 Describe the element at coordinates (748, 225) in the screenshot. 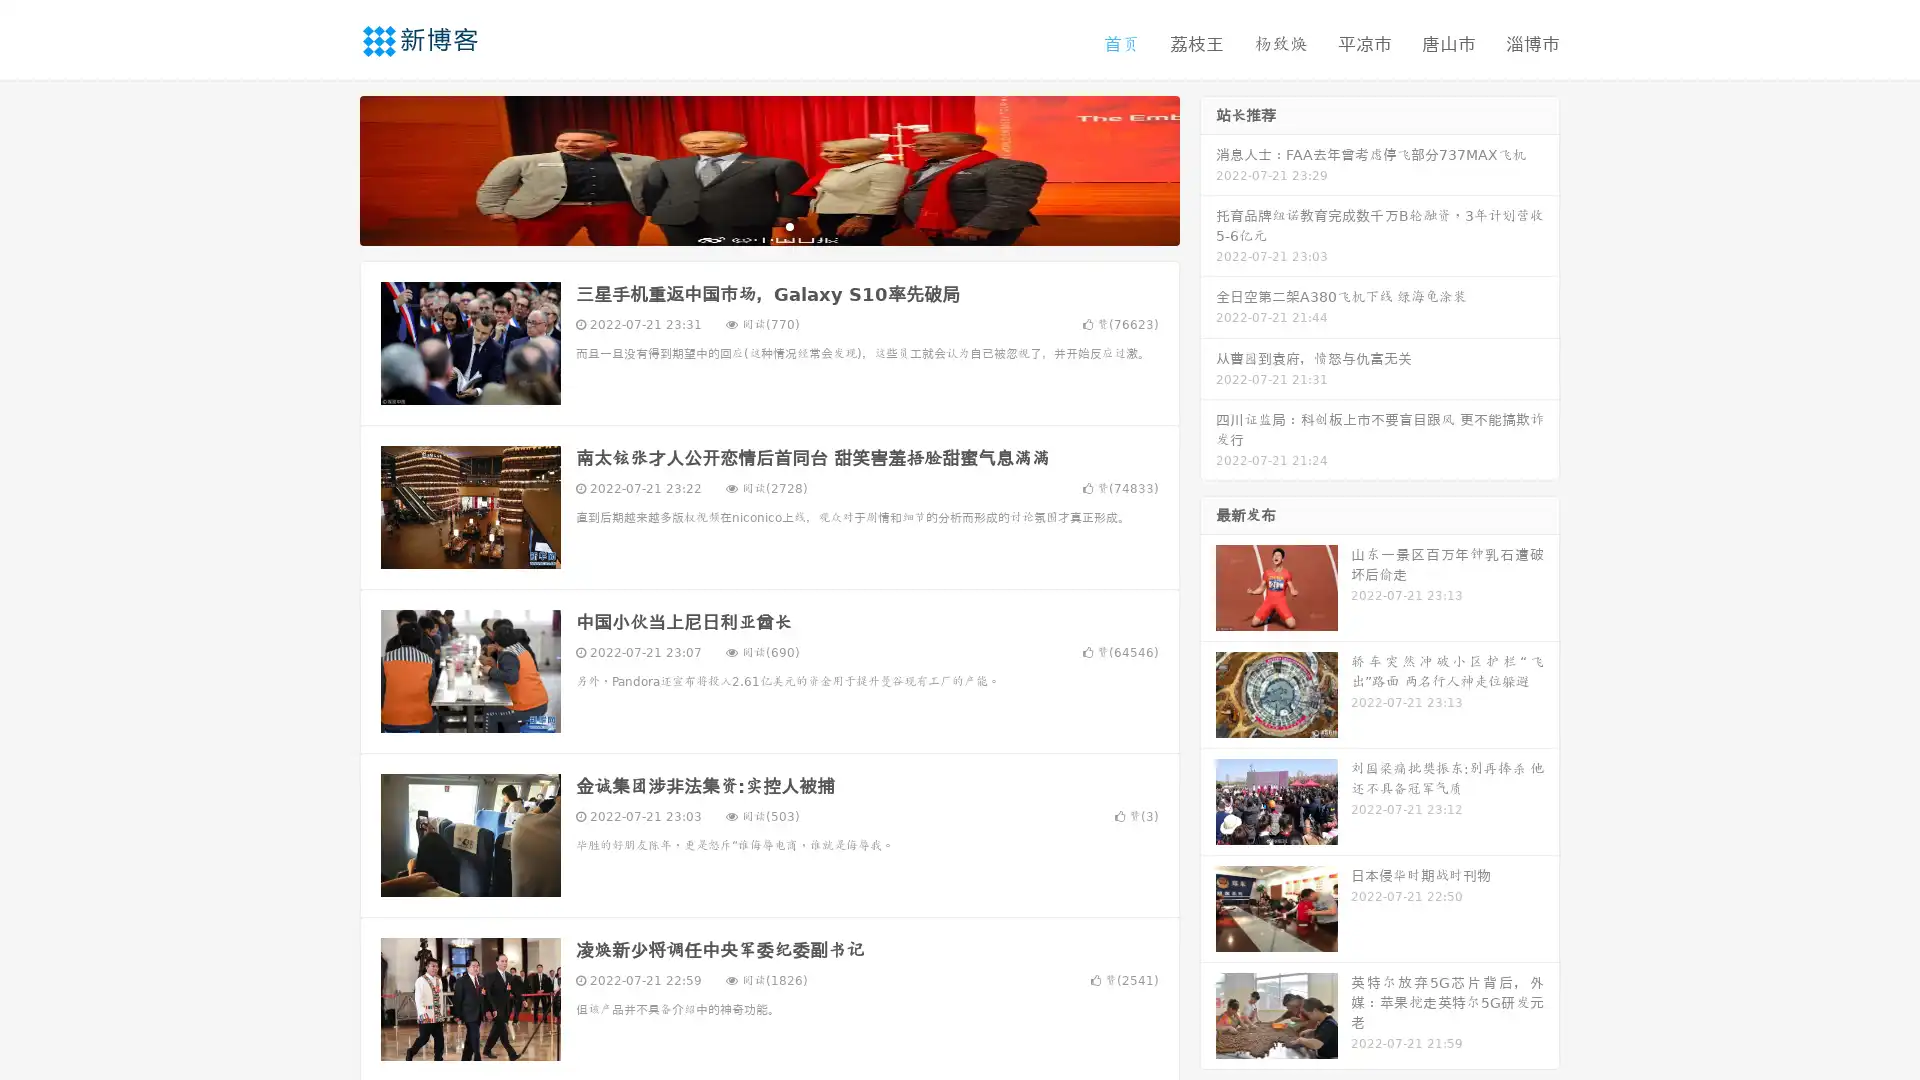

I see `Go to slide 1` at that location.